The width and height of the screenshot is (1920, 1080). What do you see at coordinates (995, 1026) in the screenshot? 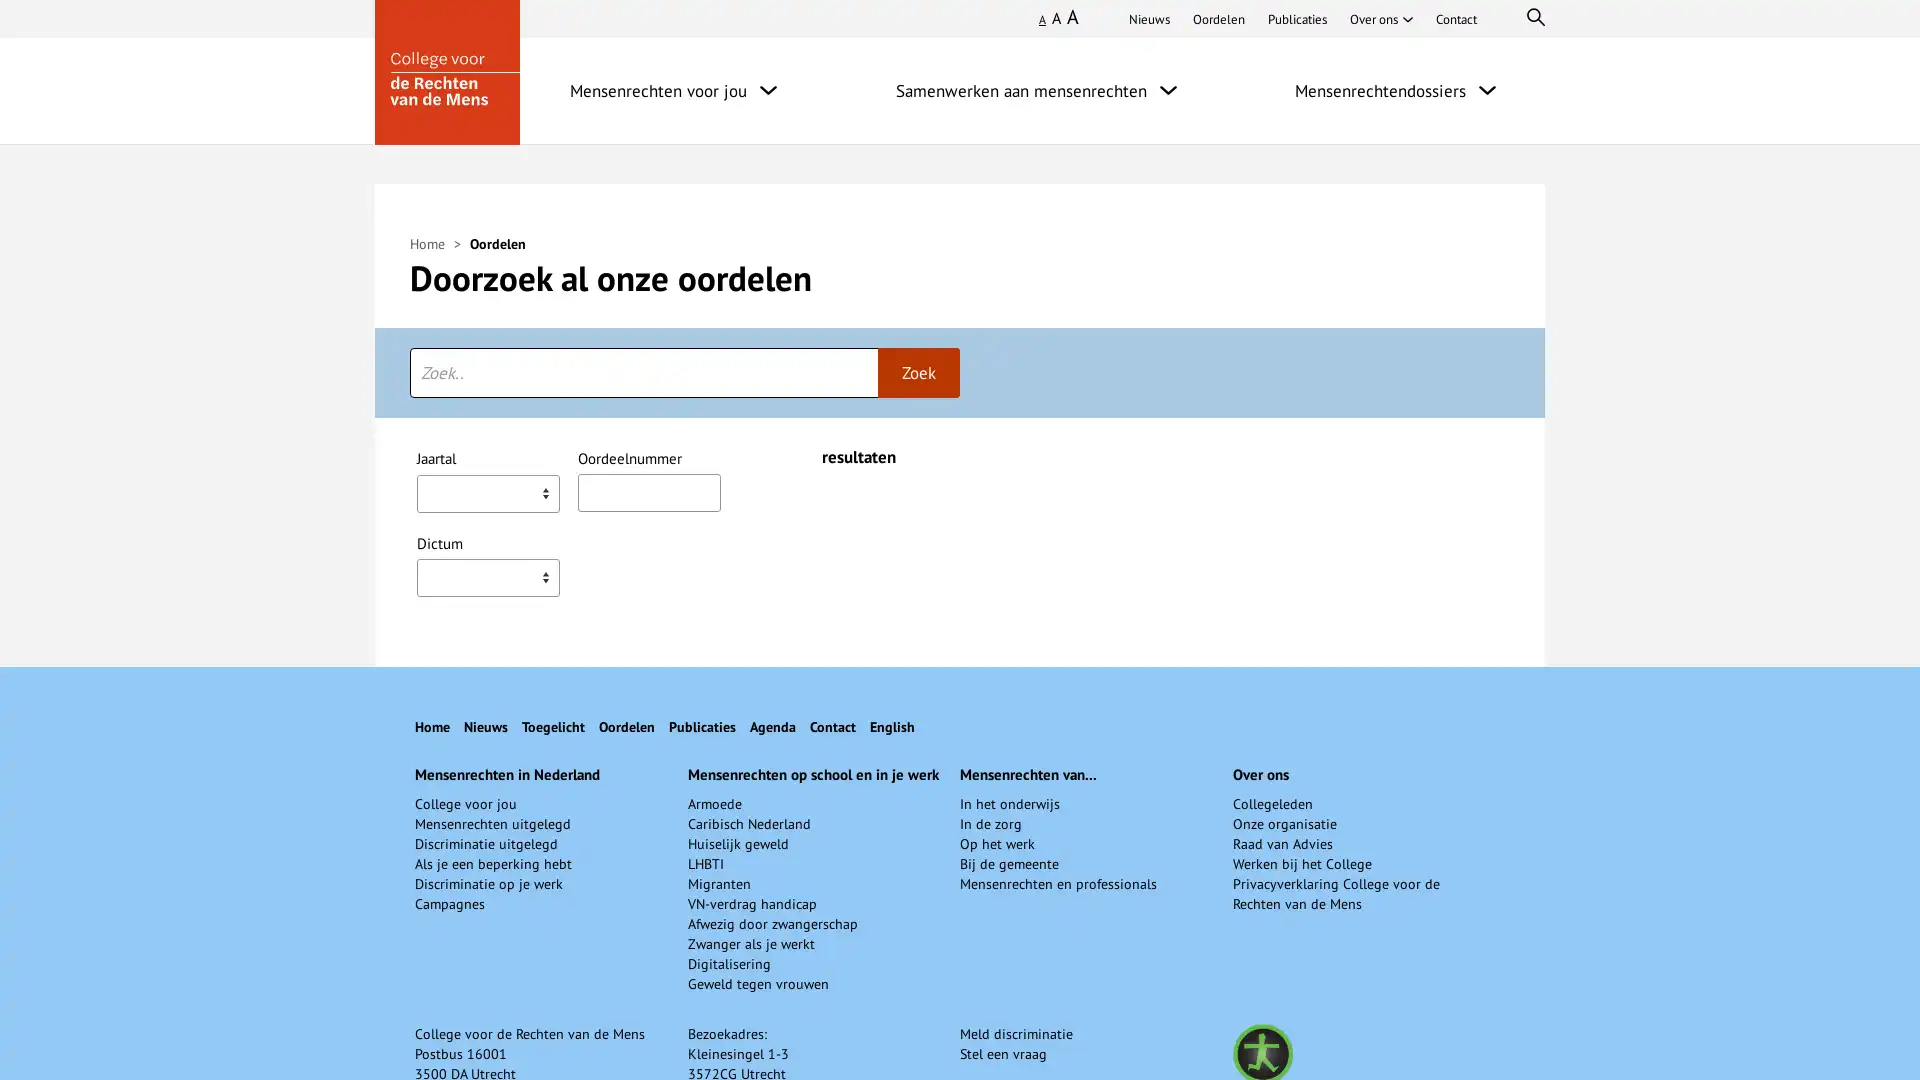
I see `Functie-eis,` at bounding box center [995, 1026].